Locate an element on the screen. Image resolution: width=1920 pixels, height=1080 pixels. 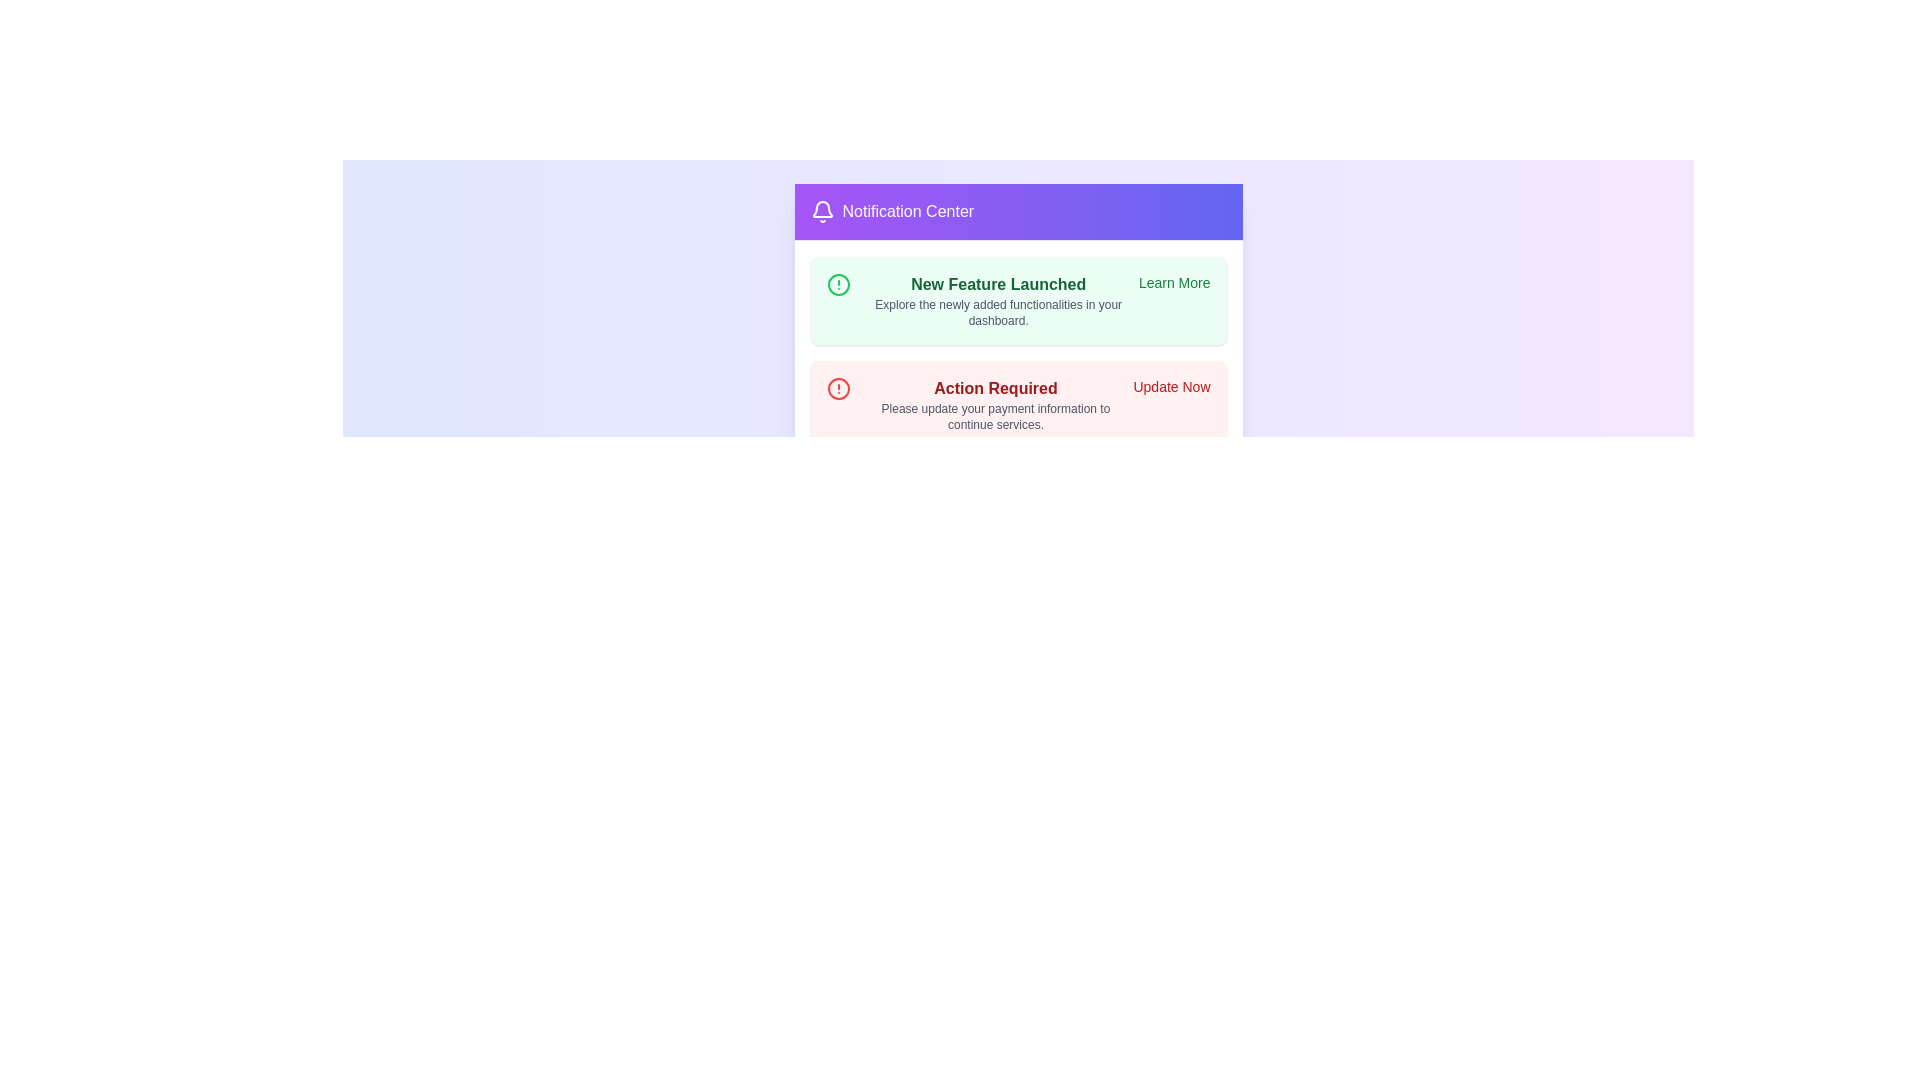
the warning icon in the notification banner that prompts users to update their payment information, which is positioned below the 'New Feature Launched' notification and above the 'Survey Opportunity' notification is located at coordinates (1018, 405).